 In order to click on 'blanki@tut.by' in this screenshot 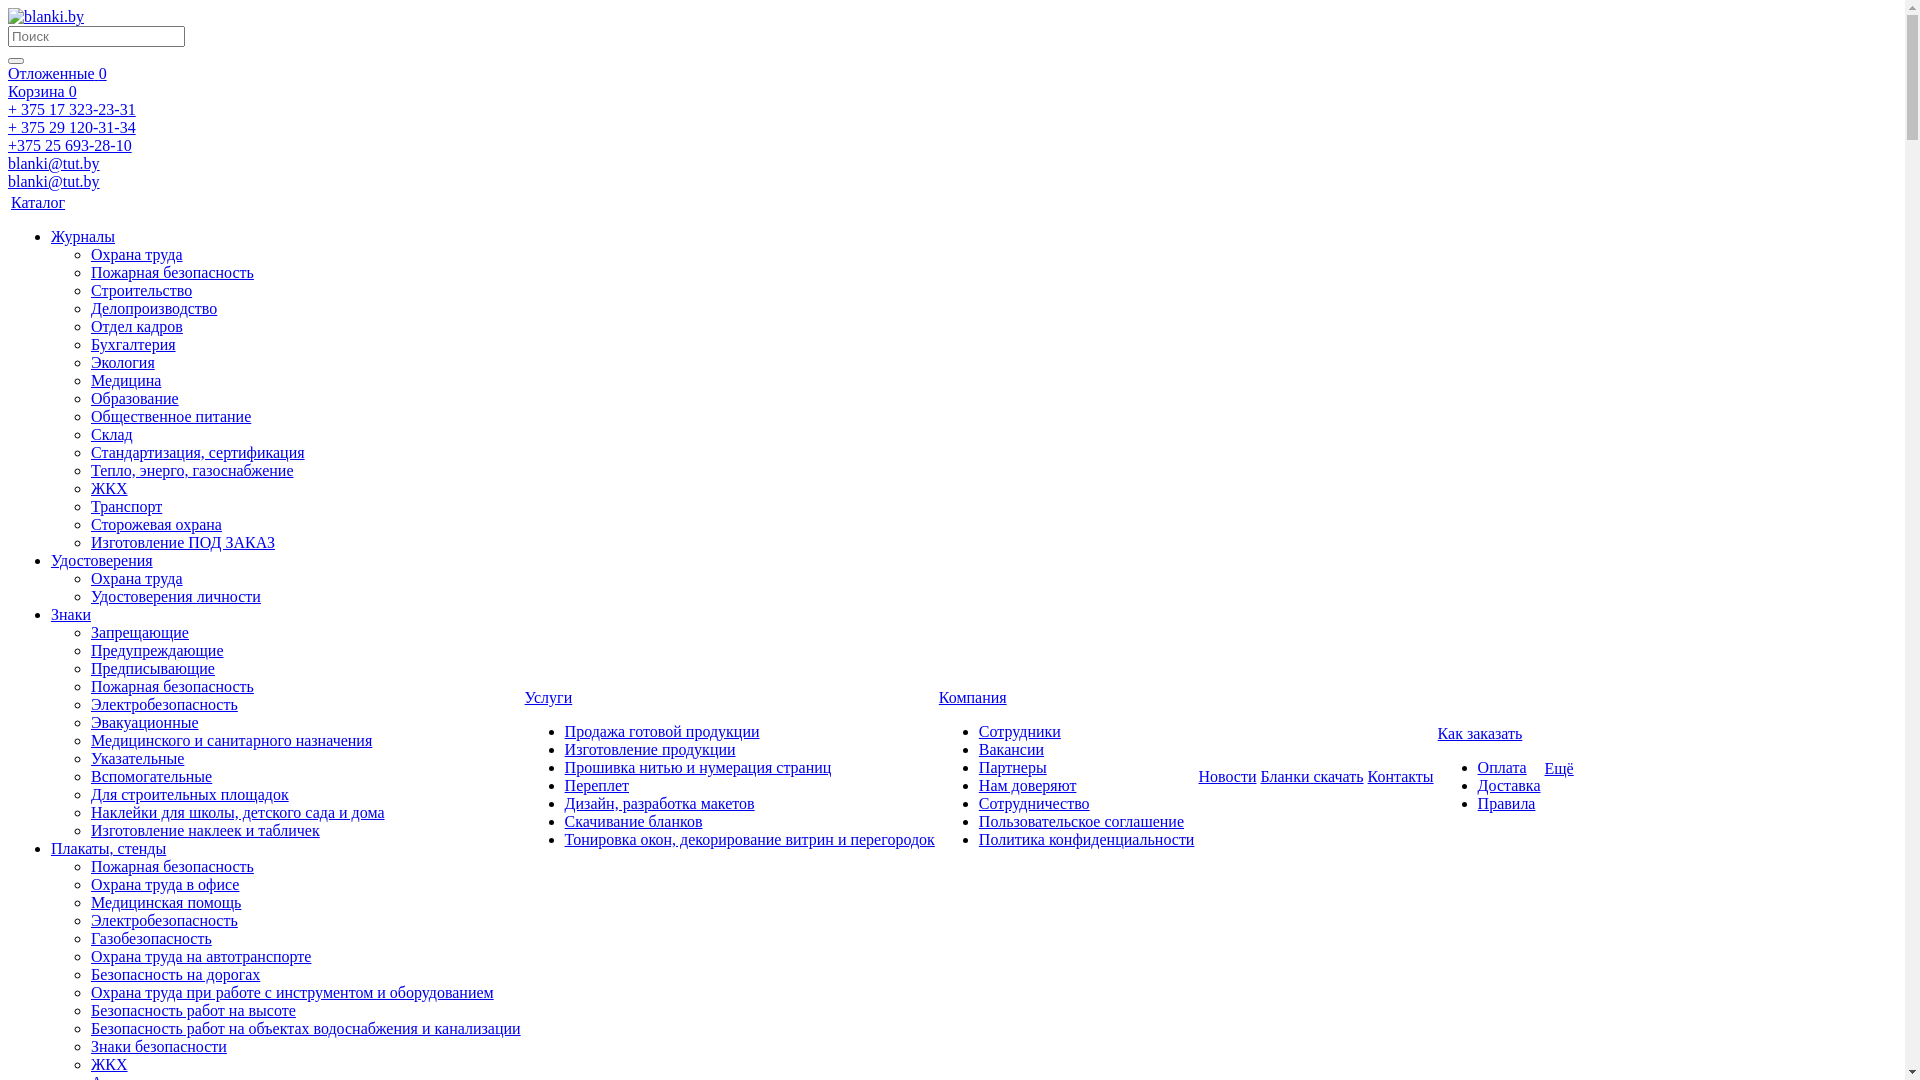, I will do `click(8, 162)`.